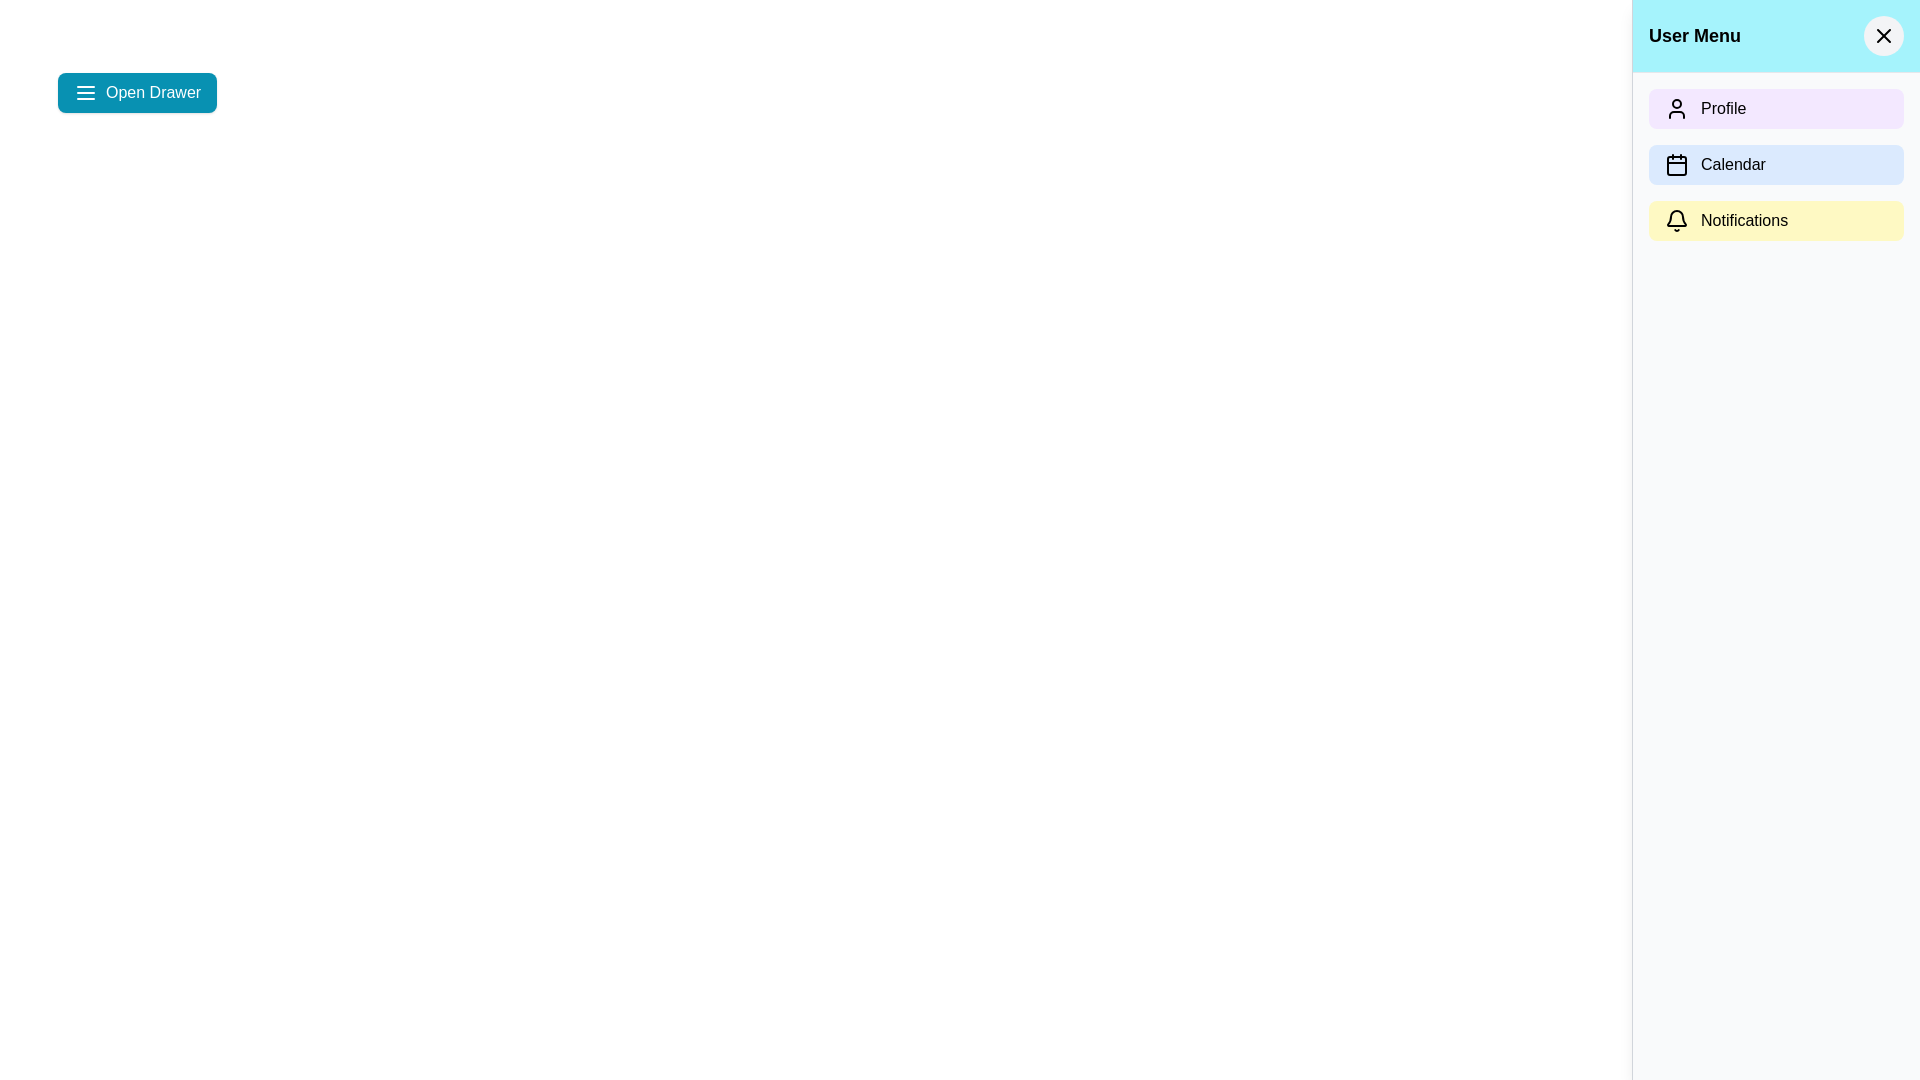  Describe the element at coordinates (136, 92) in the screenshot. I see `'Open Drawer' button to toggle the drawer's visibility` at that location.